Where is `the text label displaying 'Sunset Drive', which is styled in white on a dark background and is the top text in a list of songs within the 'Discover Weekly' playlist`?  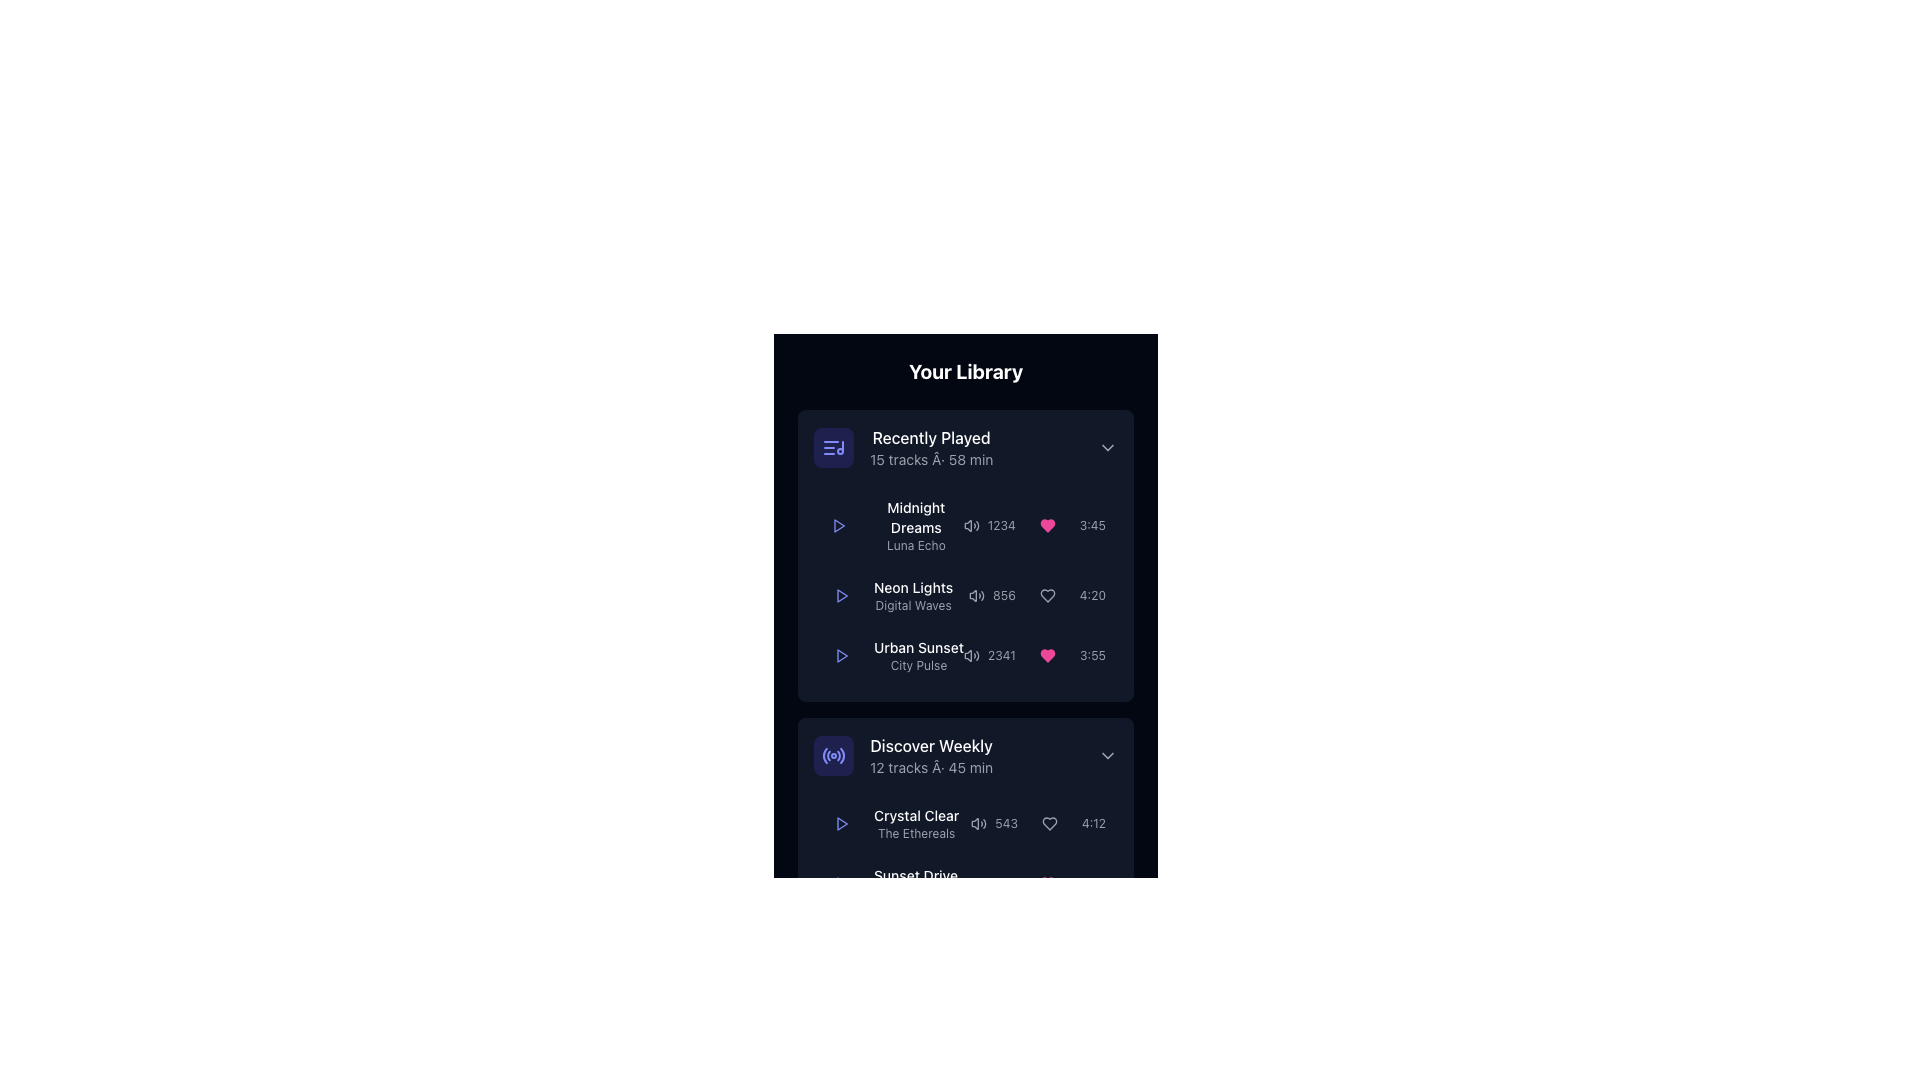 the text label displaying 'Sunset Drive', which is styled in white on a dark background and is the top text in a list of songs within the 'Discover Weekly' playlist is located at coordinates (915, 874).